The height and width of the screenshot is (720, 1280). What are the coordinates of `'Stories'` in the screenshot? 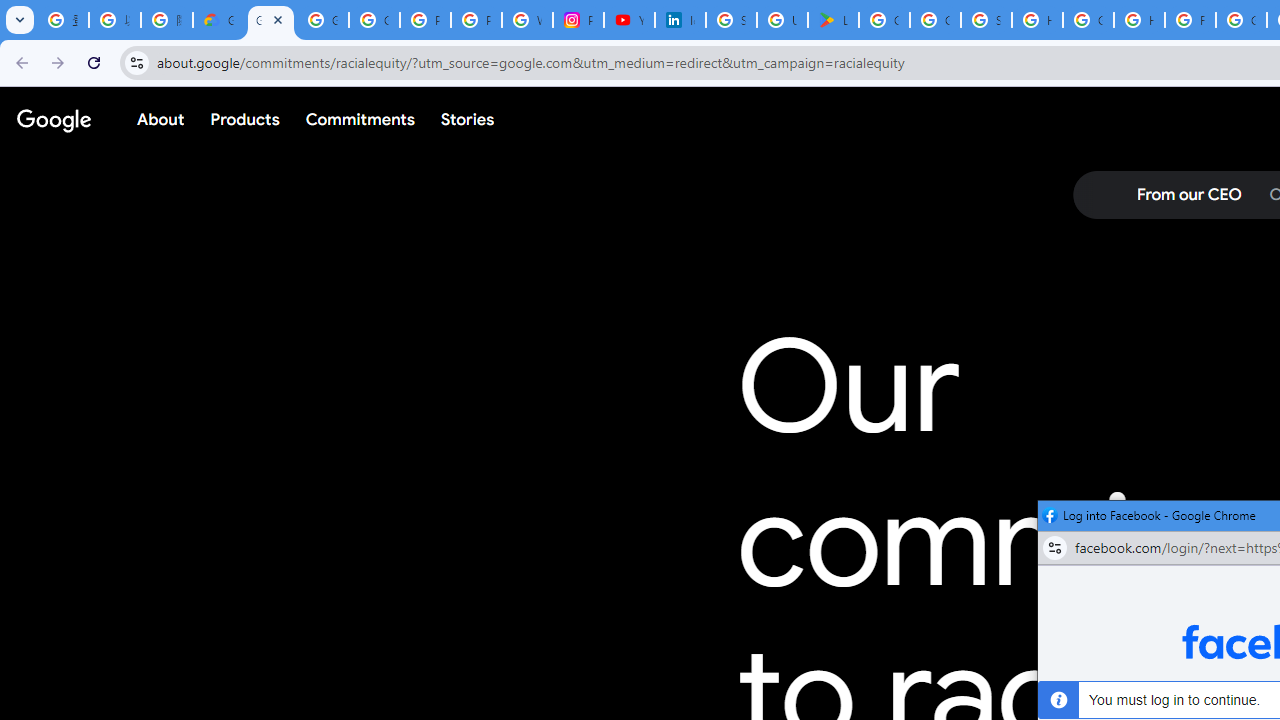 It's located at (466, 119).